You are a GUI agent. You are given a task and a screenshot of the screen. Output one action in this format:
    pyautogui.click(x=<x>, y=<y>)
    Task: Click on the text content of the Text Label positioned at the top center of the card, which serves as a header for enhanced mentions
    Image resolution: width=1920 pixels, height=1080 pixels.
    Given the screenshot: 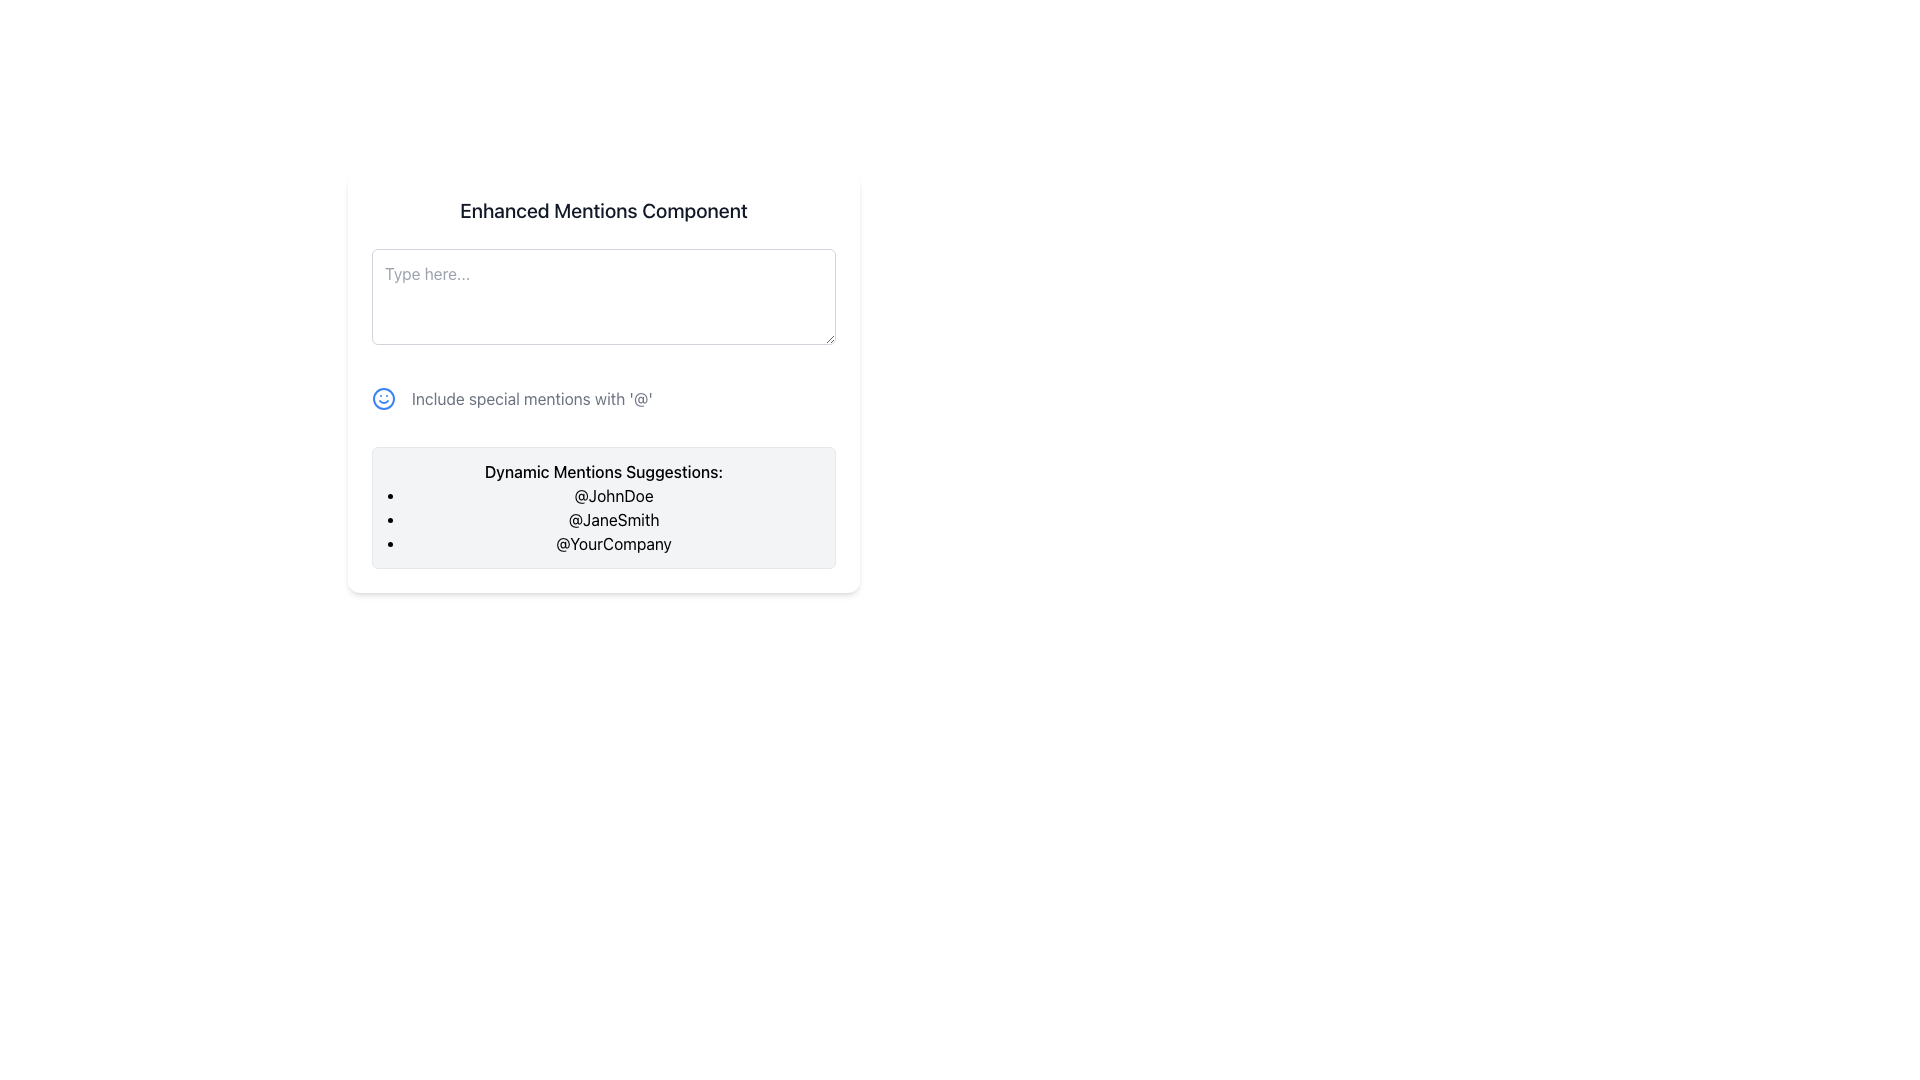 What is the action you would take?
    pyautogui.click(x=603, y=211)
    